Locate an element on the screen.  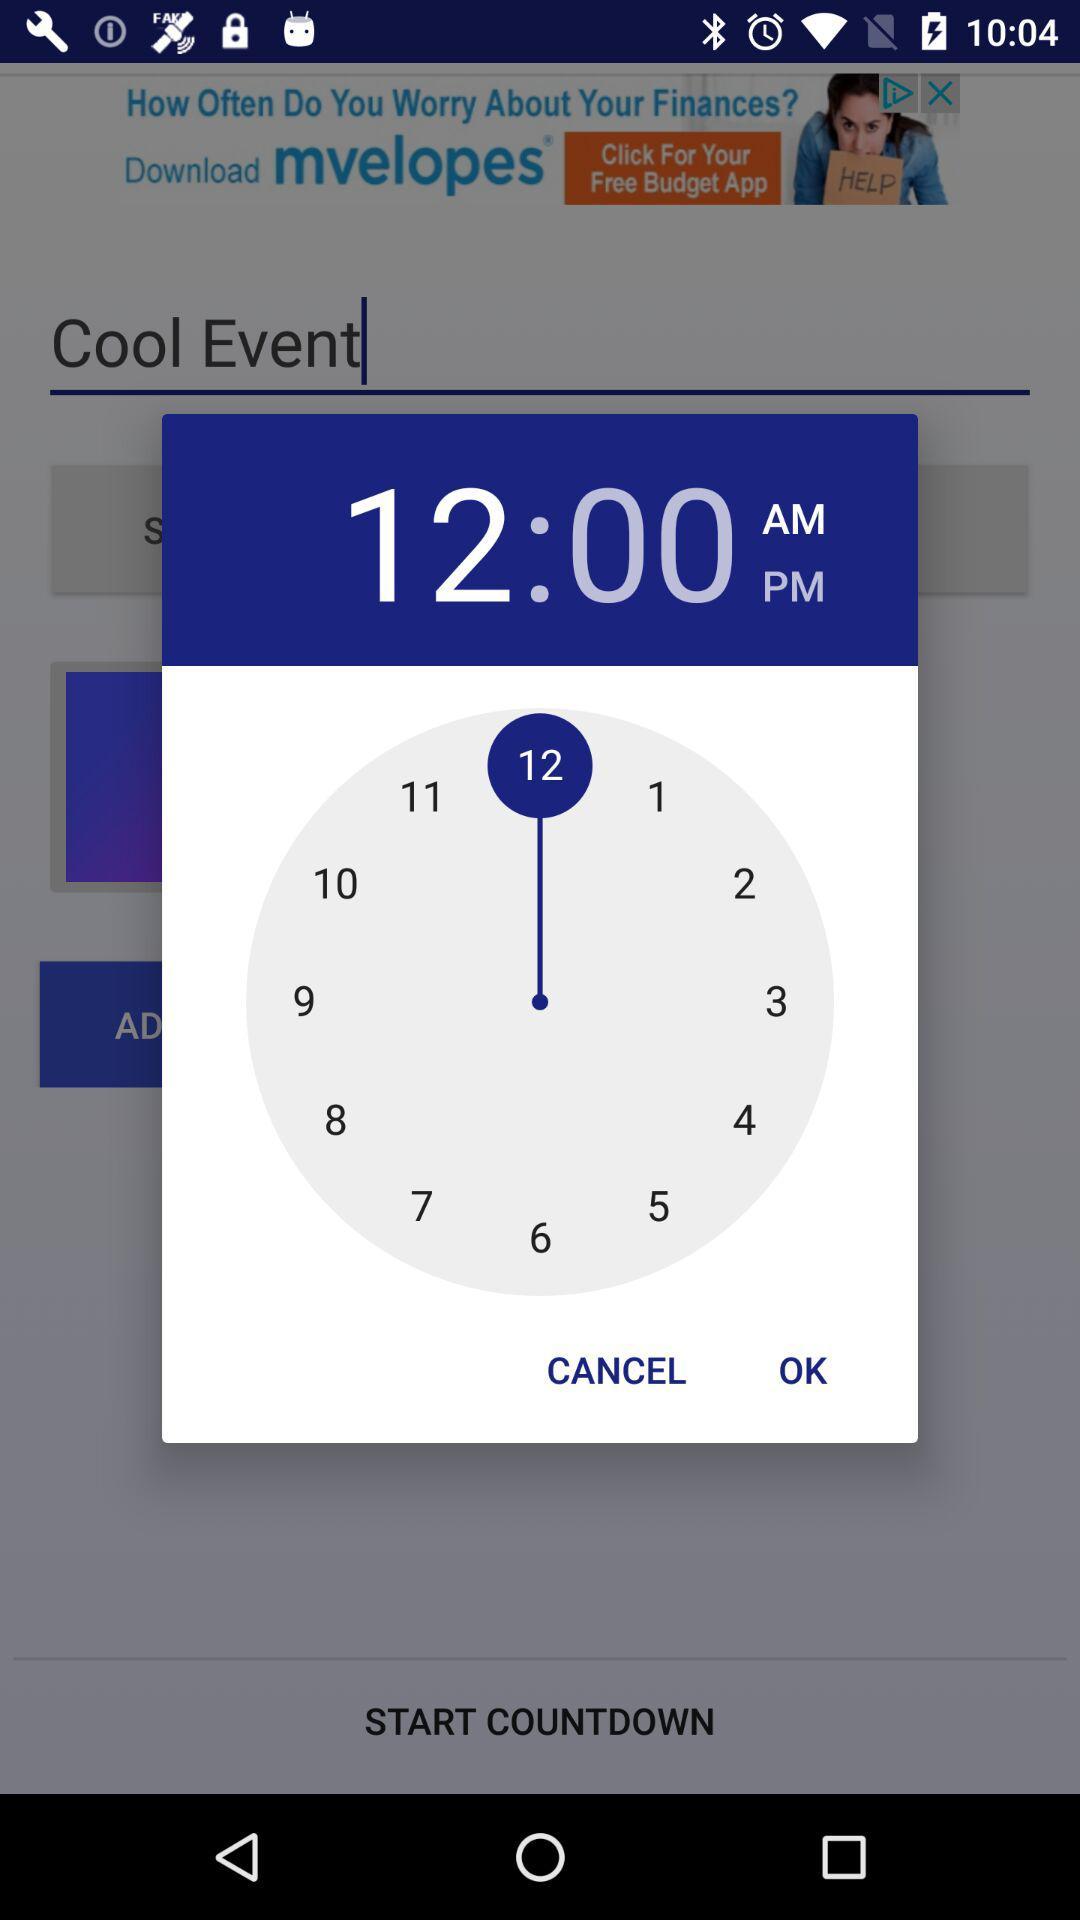
the icon to the left of am checkbox is located at coordinates (652, 539).